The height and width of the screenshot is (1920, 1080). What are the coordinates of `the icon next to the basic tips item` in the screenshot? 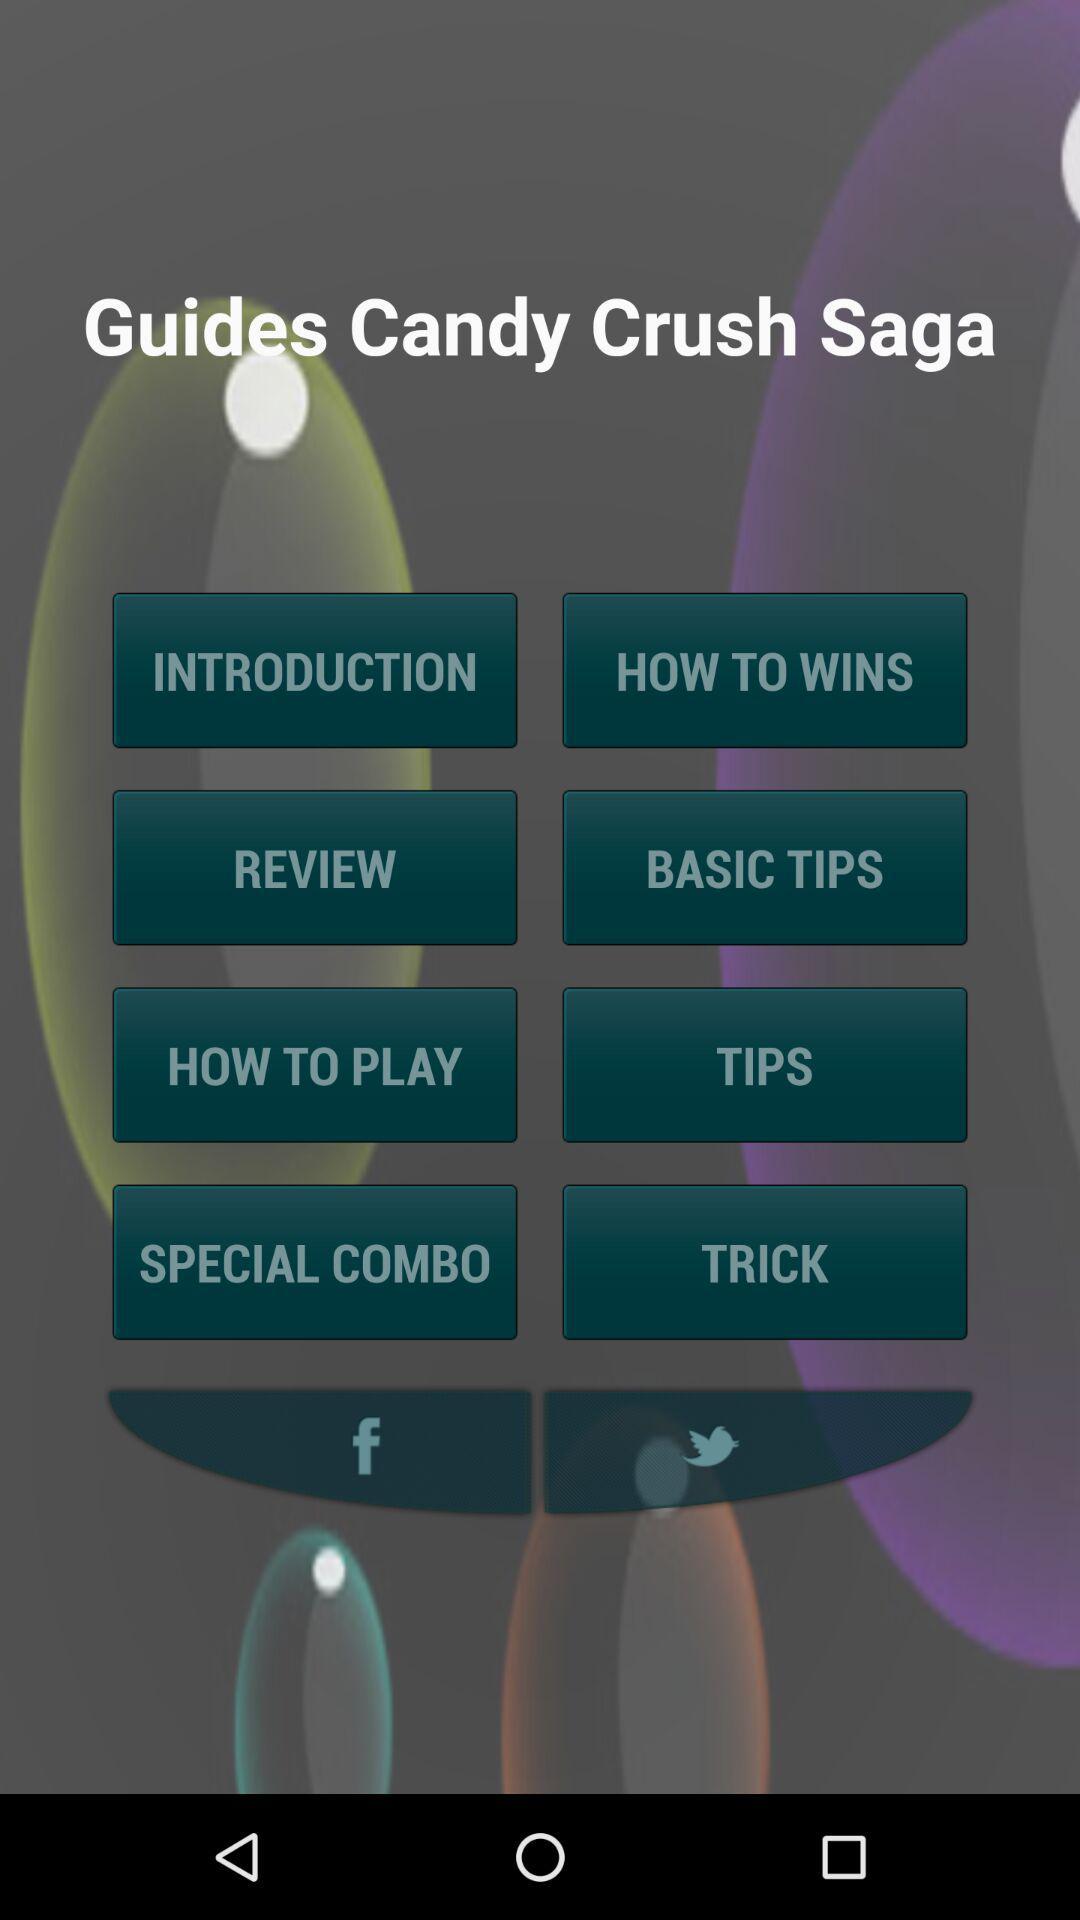 It's located at (315, 867).